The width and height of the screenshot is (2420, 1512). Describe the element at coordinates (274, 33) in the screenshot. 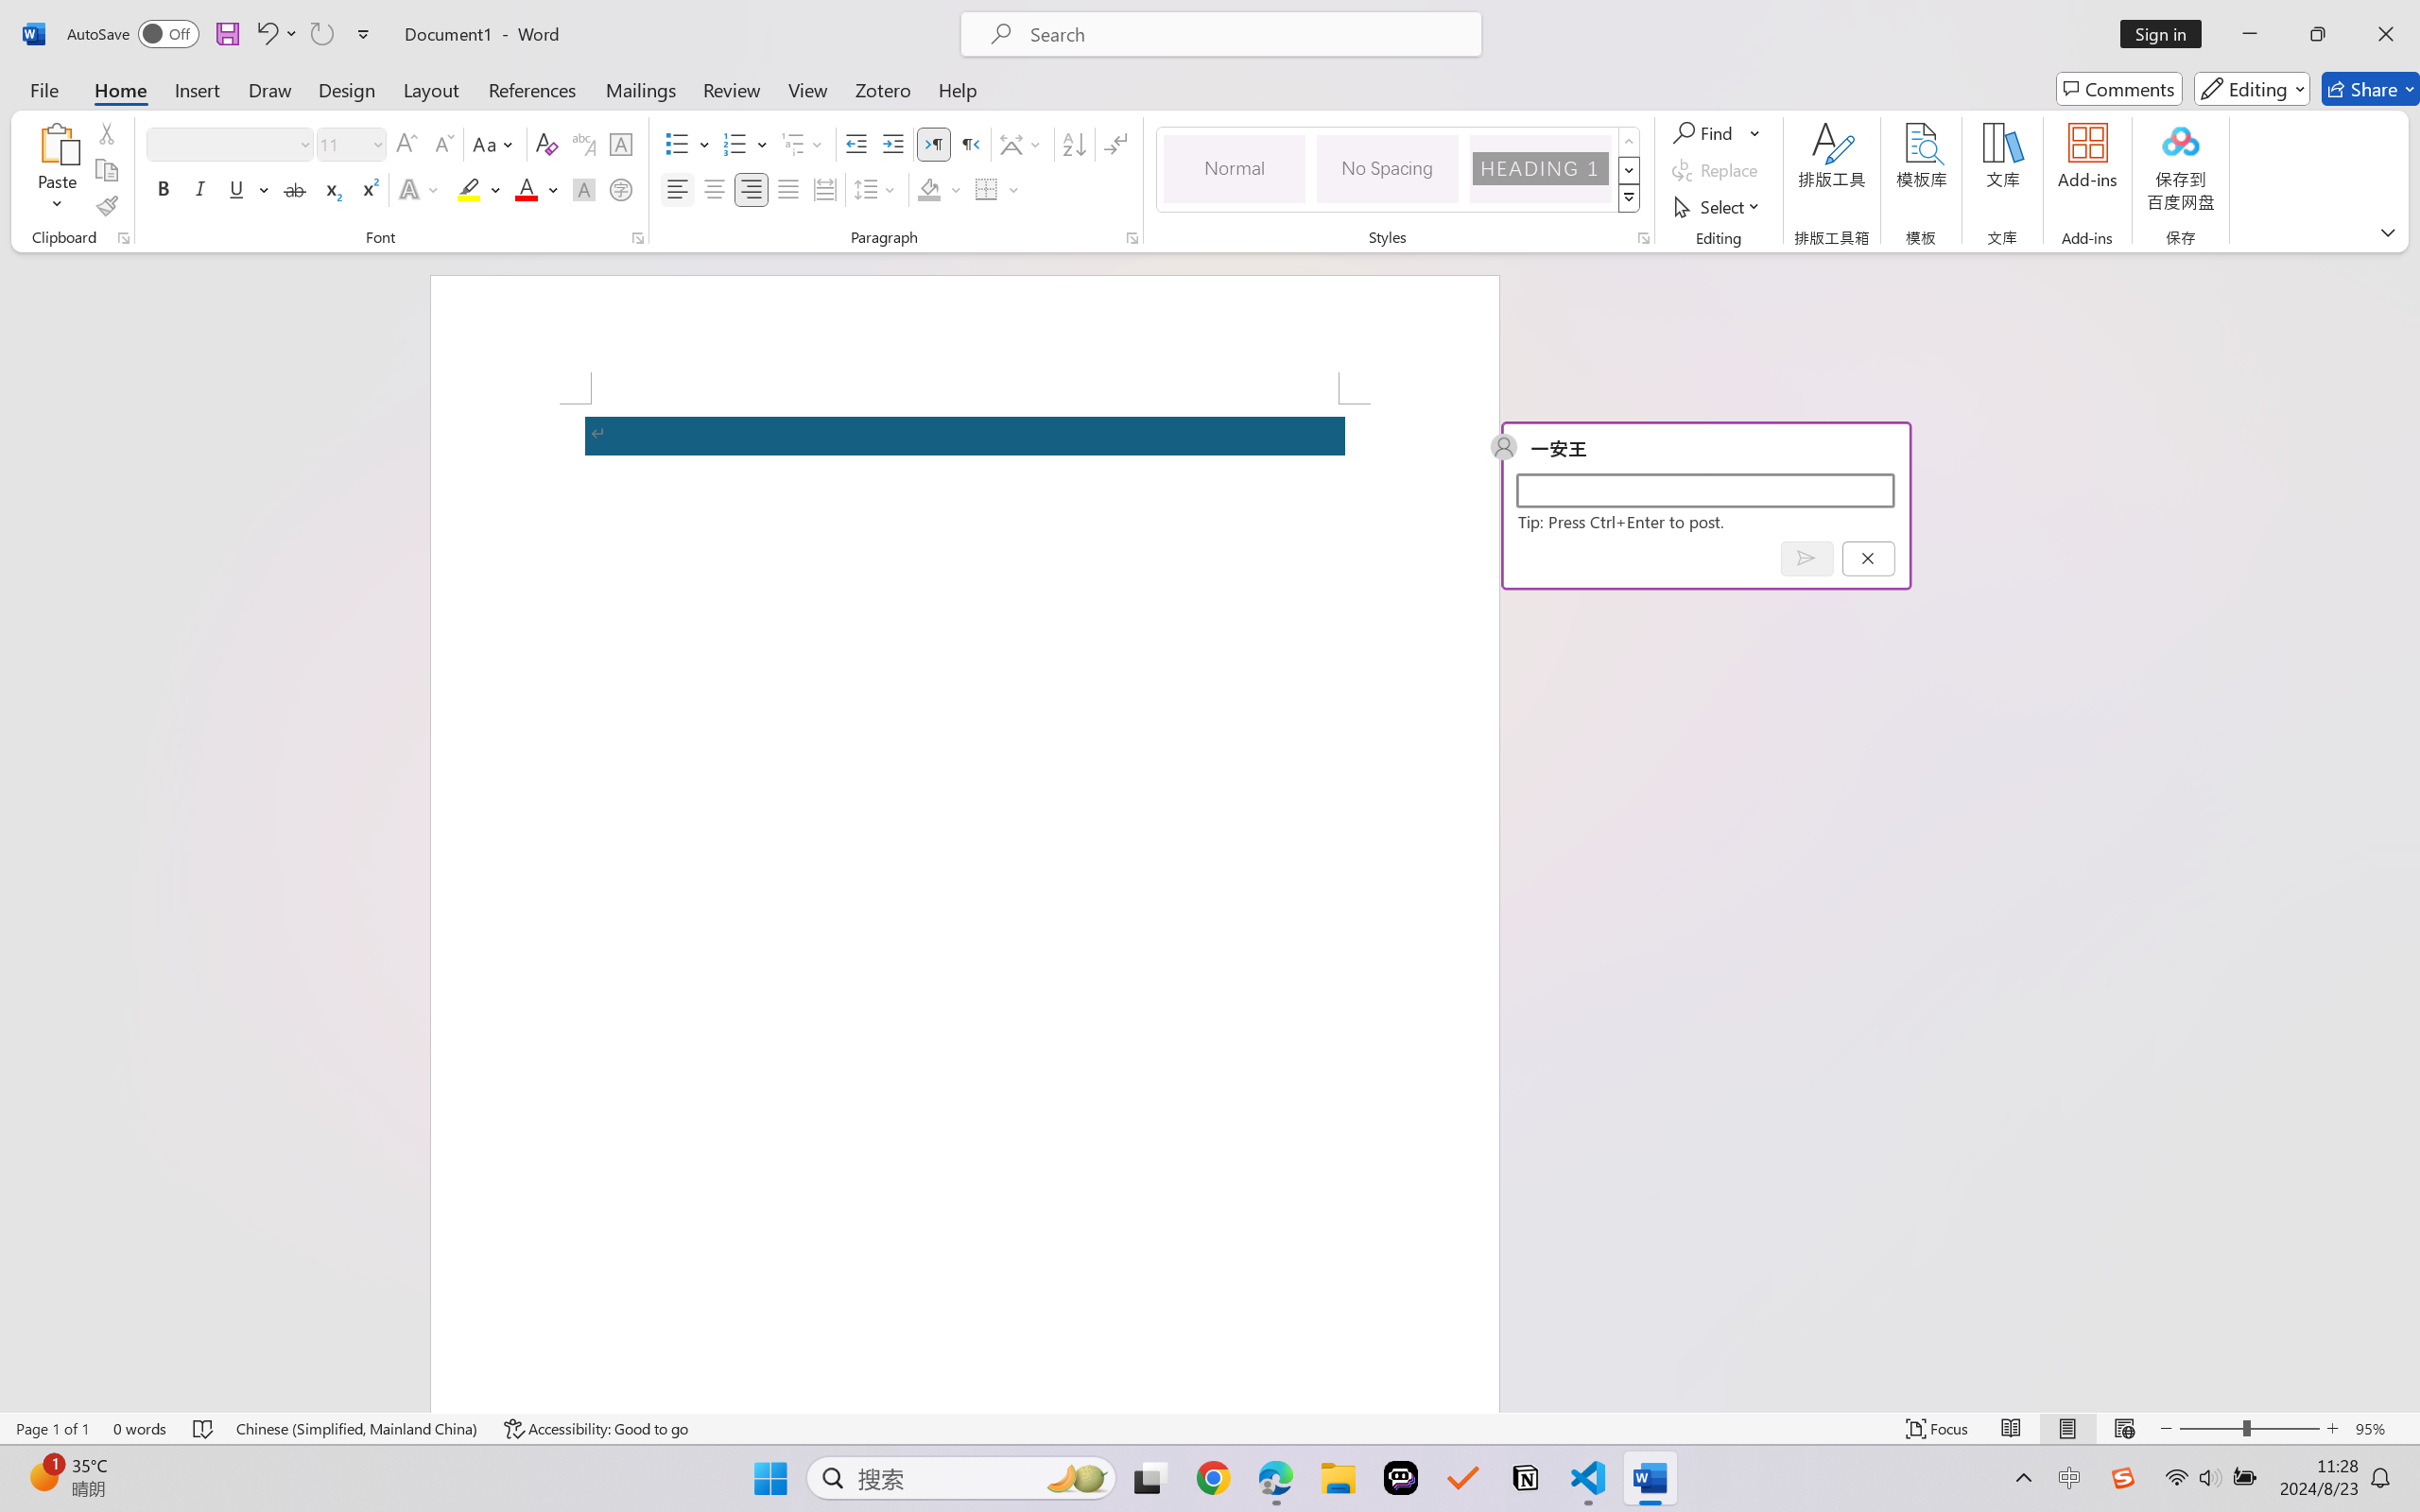

I see `'Undo'` at that location.